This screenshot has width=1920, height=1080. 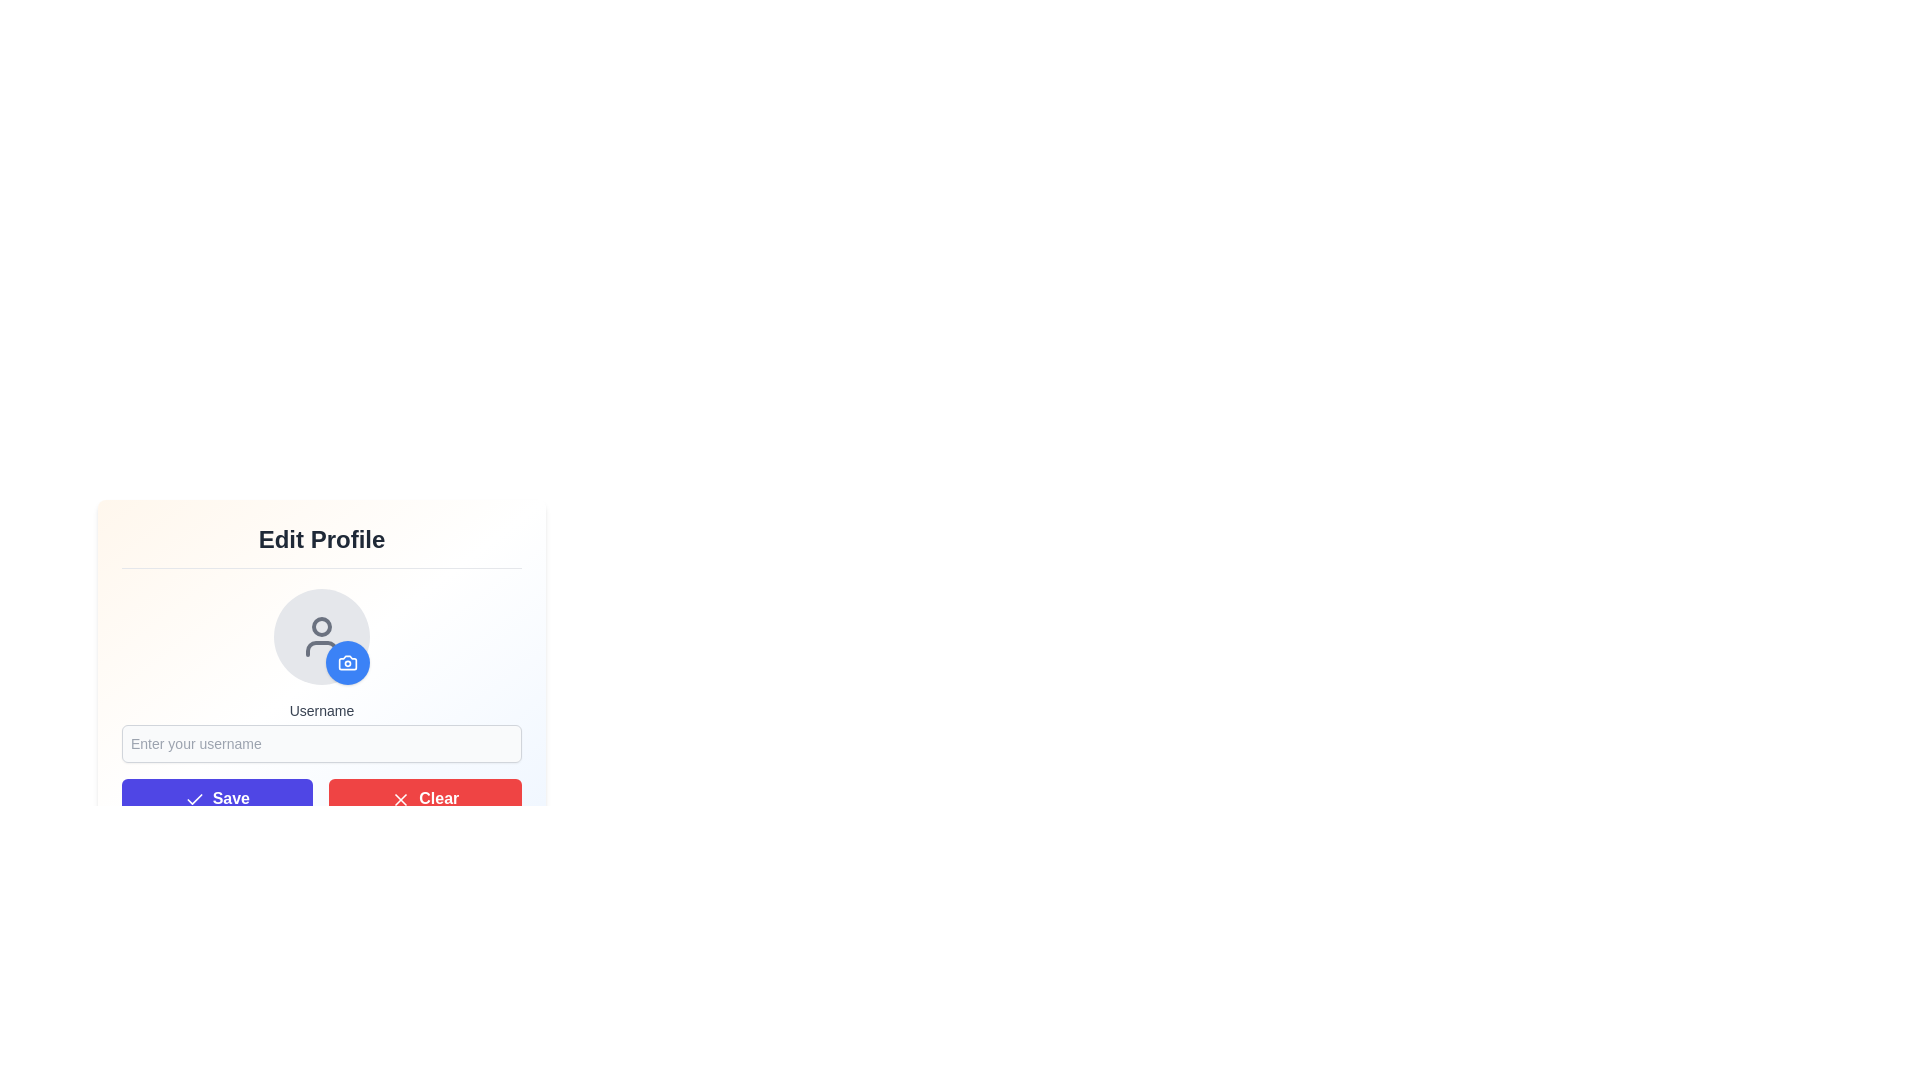 What do you see at coordinates (400, 798) in the screenshot?
I see `the small 'X' icon within the 'Clear' button at the bottom-right corner of the Edit Profile form` at bounding box center [400, 798].